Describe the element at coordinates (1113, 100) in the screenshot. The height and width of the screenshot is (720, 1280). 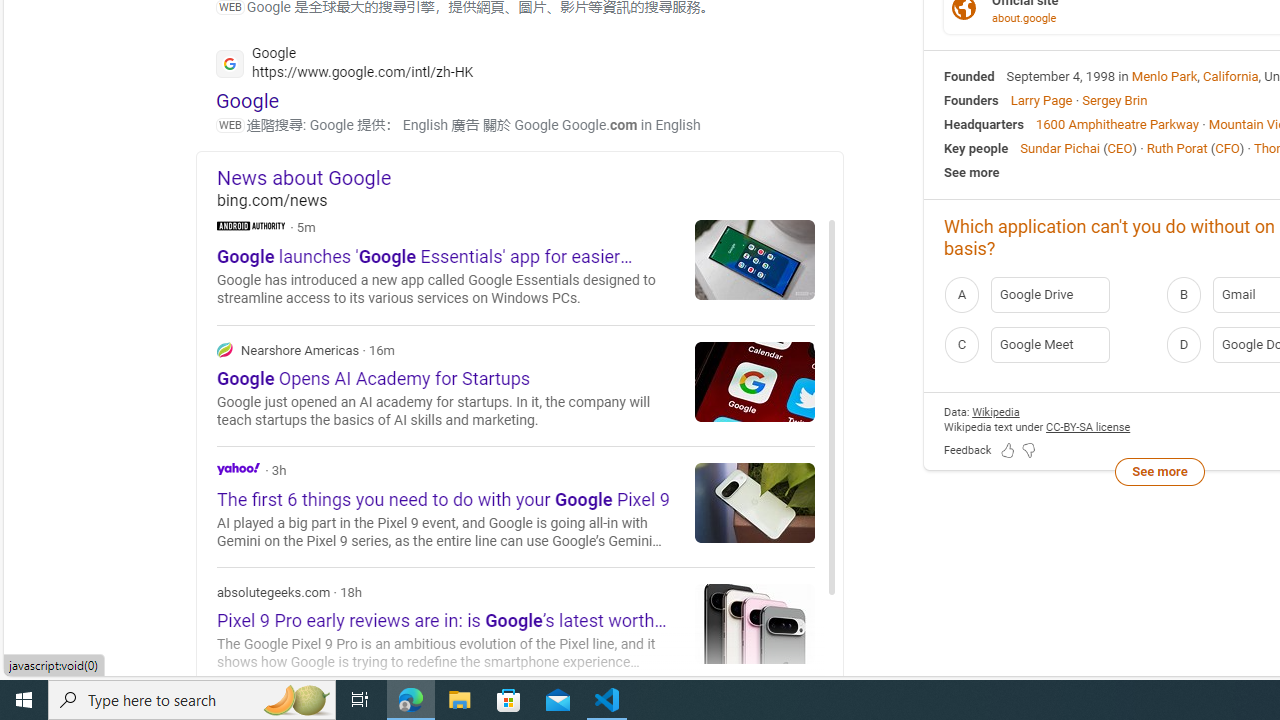
I see `'Sergey Brin'` at that location.